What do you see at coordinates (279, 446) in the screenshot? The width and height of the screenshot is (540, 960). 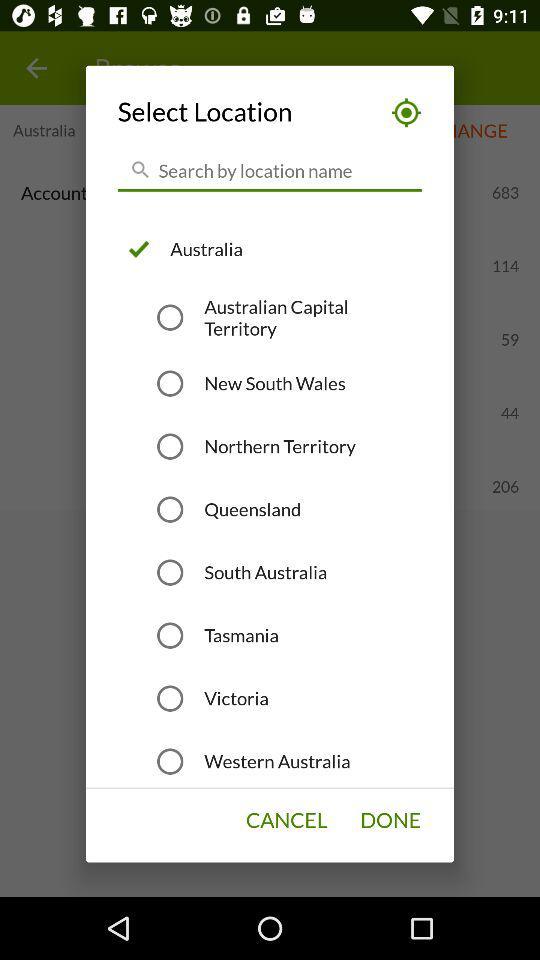 I see `item below the new south wales icon` at bounding box center [279, 446].